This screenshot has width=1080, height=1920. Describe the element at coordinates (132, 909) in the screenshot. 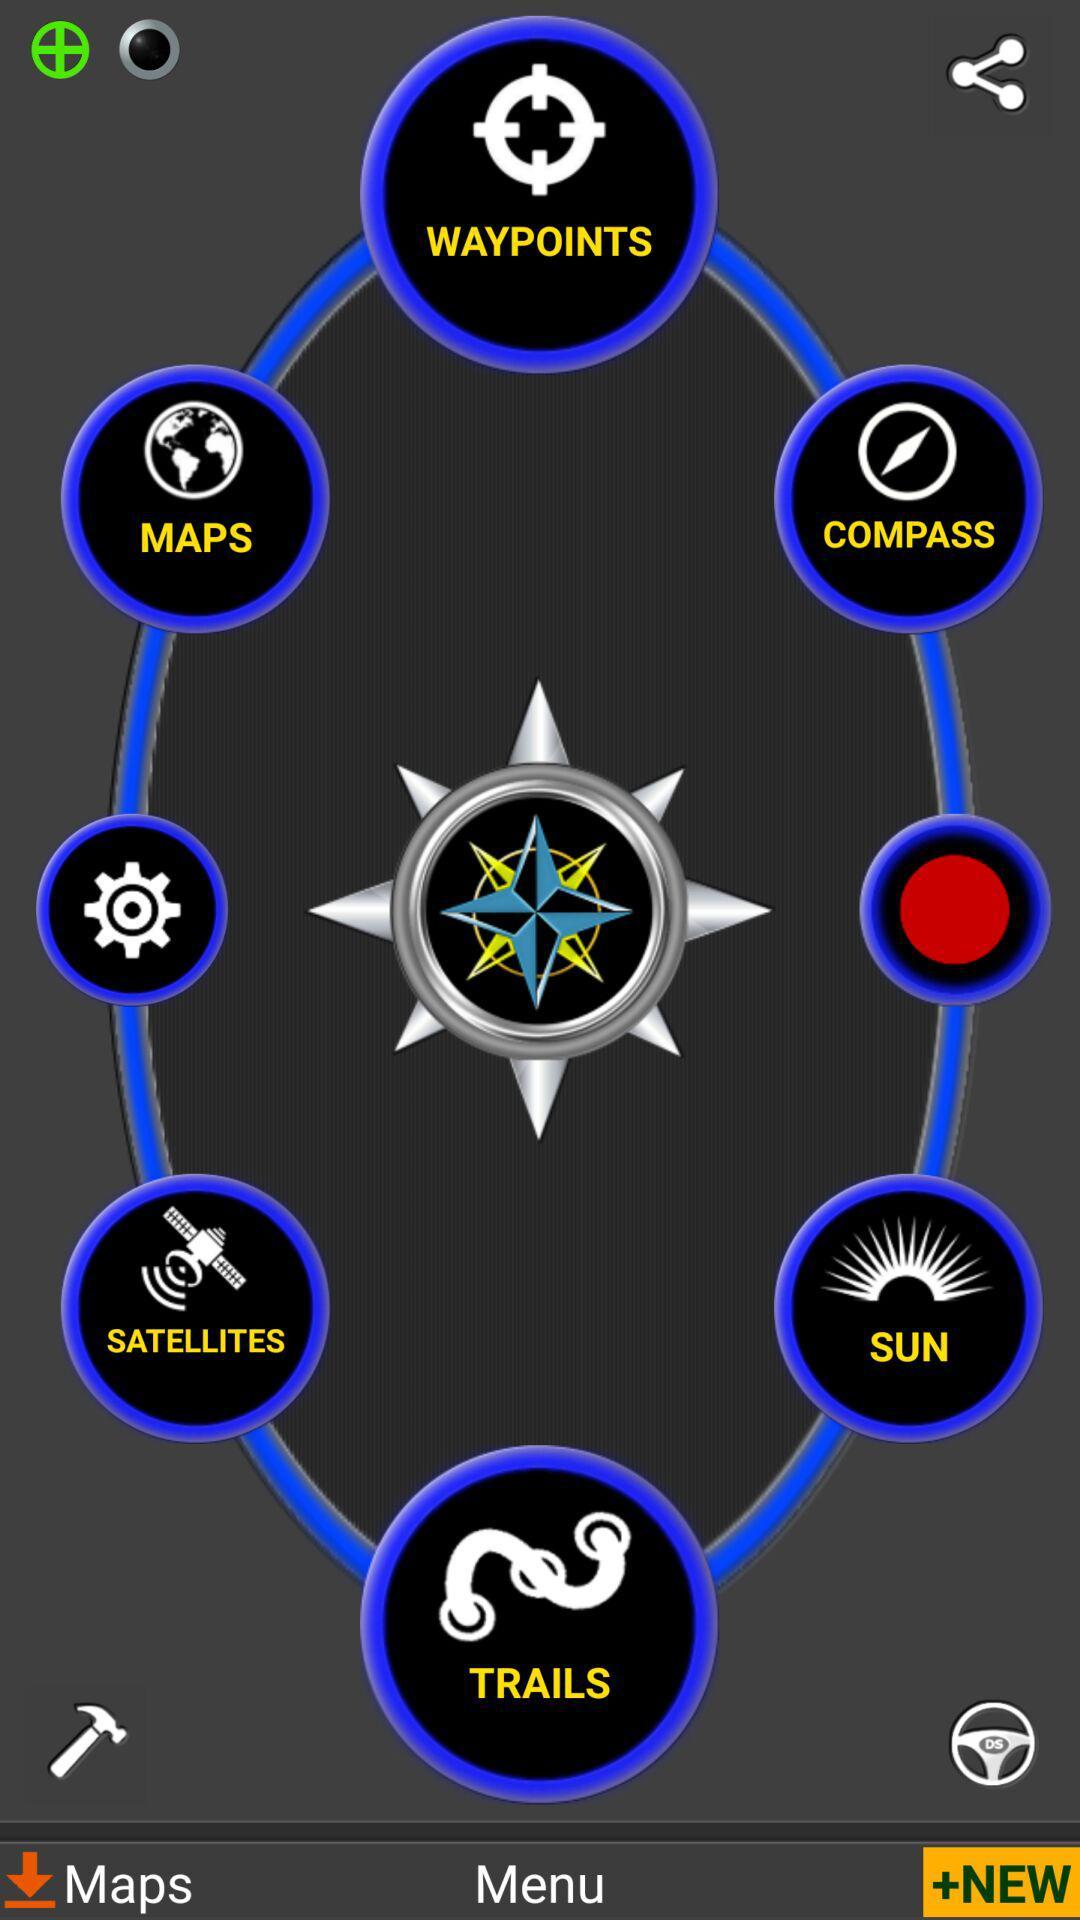

I see `the settings icon` at that location.